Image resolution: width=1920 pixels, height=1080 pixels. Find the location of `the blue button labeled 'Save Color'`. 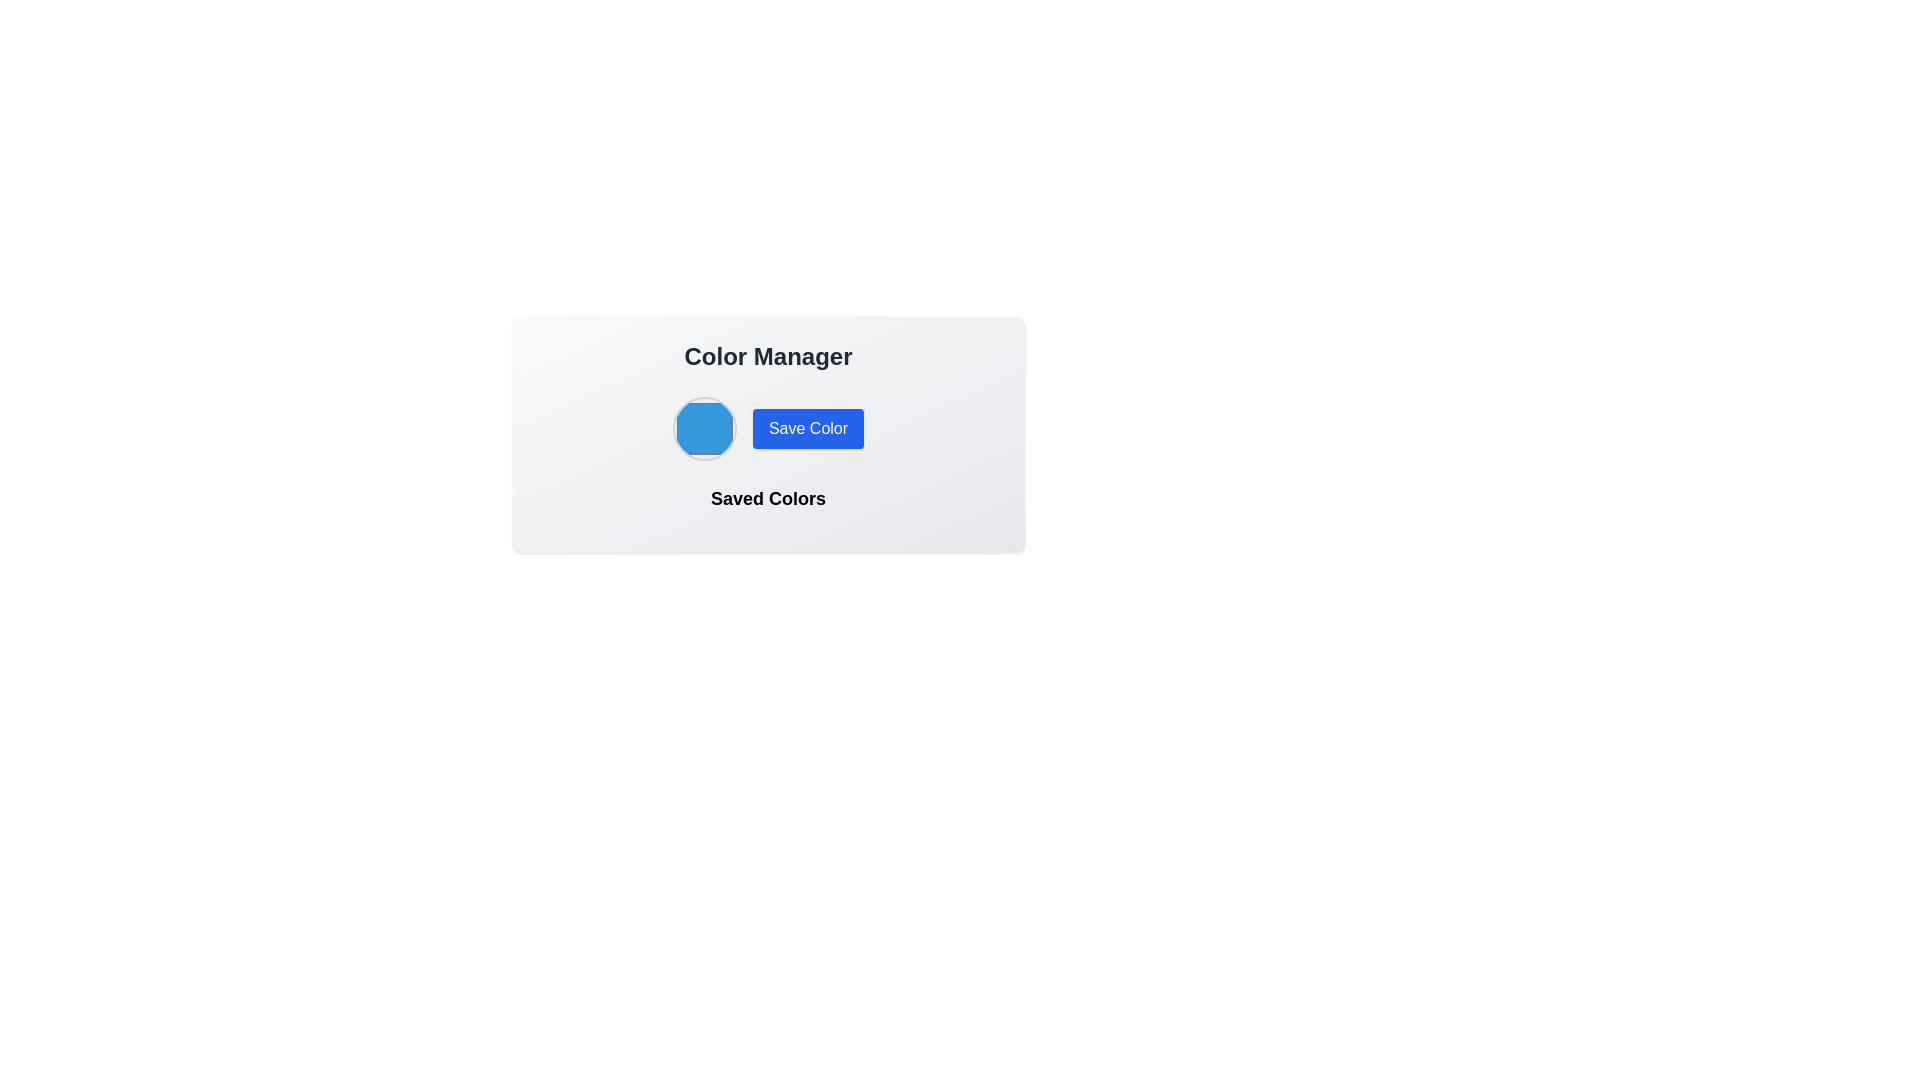

the blue button labeled 'Save Color' is located at coordinates (767, 434).